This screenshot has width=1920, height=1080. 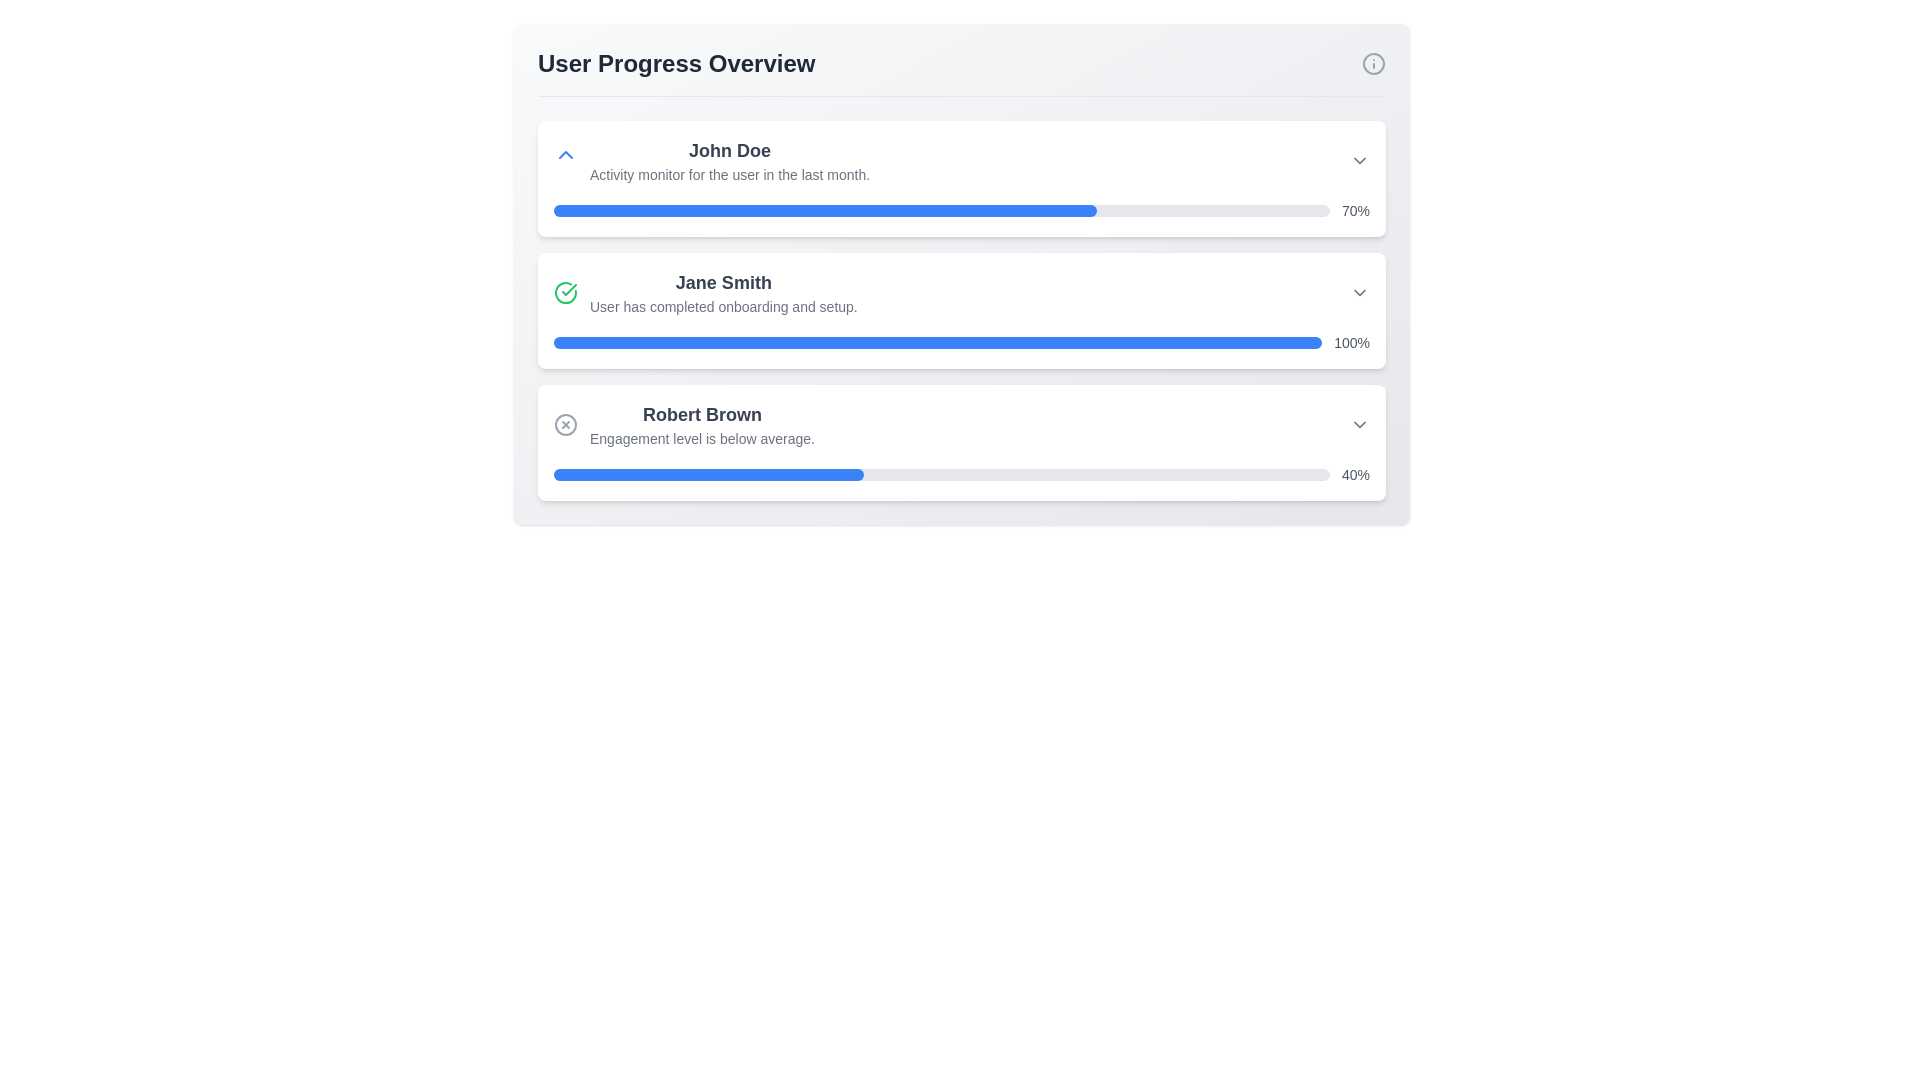 What do you see at coordinates (937, 342) in the screenshot?
I see `the horizontal progress bar indicating completion percentage for user 'Jane Smith', which is styled with a light gray background and a blue filled segment` at bounding box center [937, 342].